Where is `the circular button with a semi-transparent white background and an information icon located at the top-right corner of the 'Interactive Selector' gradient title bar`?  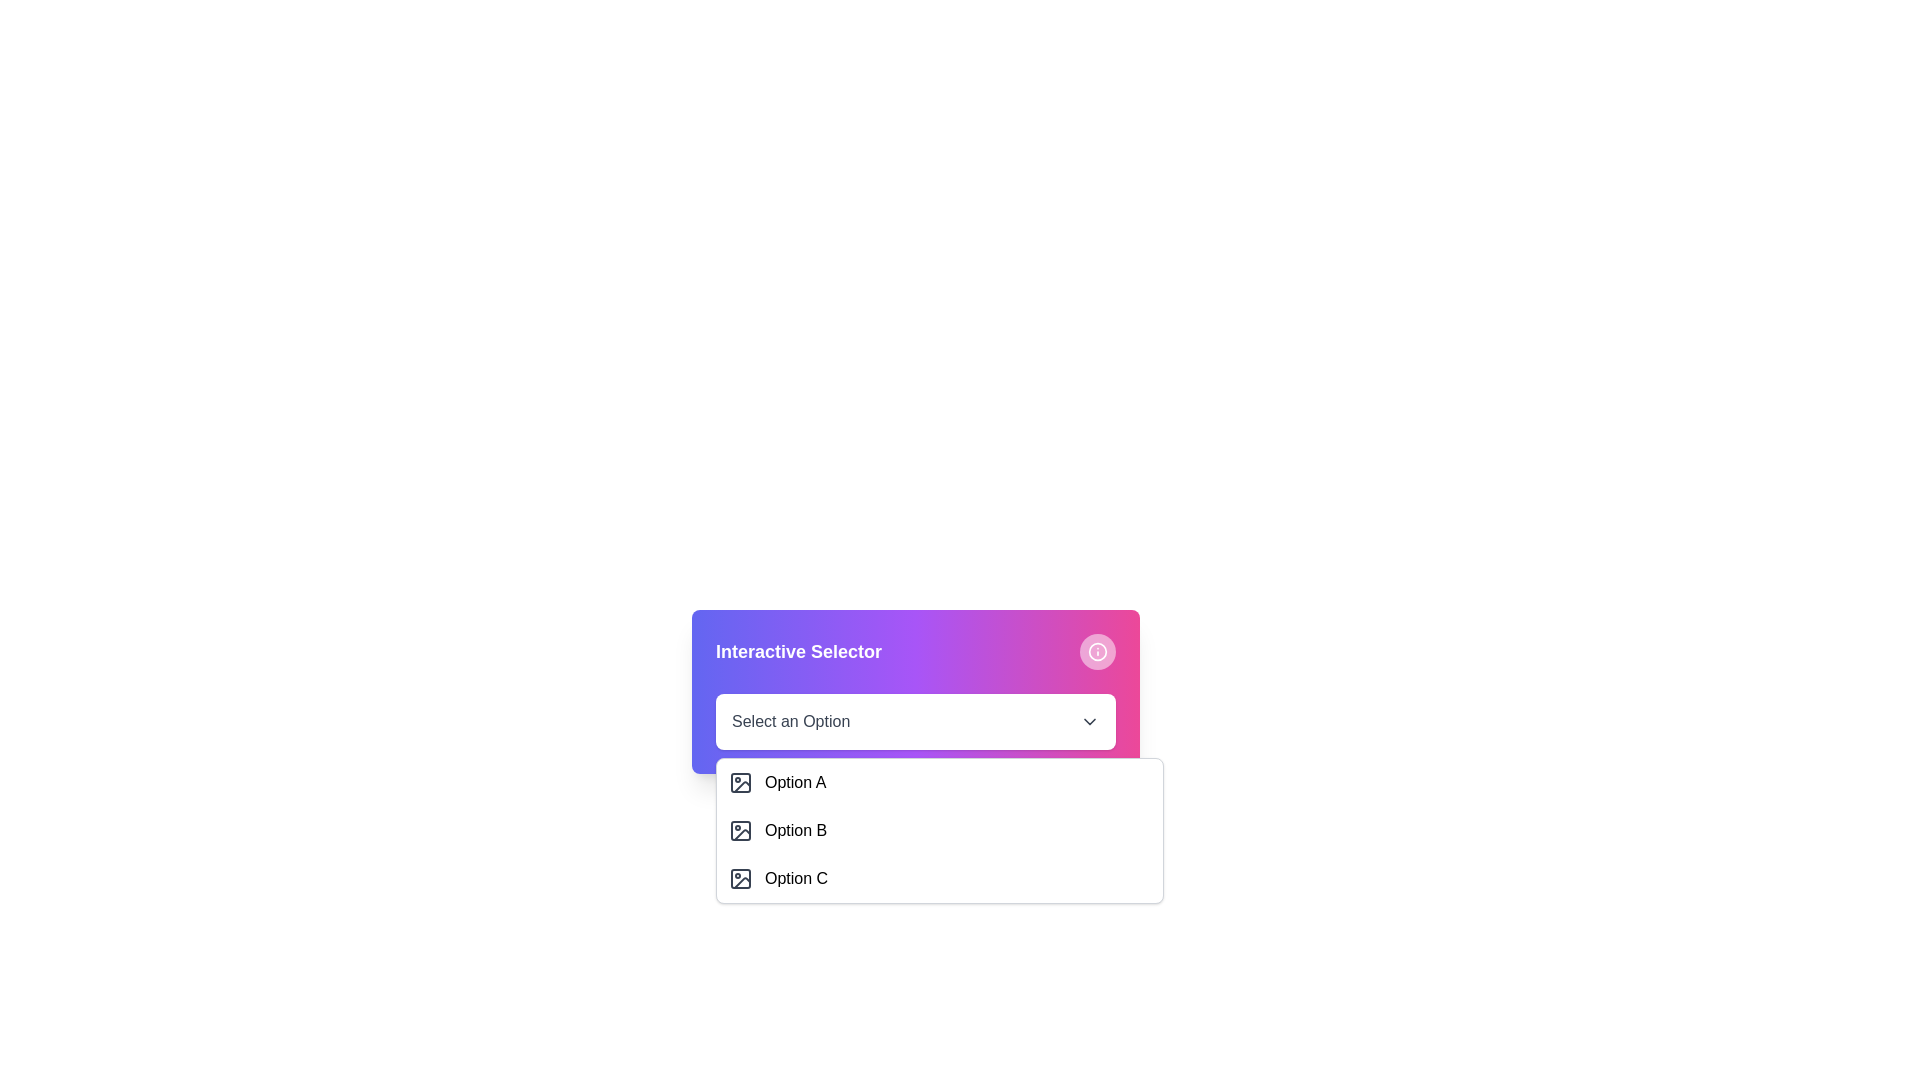
the circular button with a semi-transparent white background and an information icon located at the top-right corner of the 'Interactive Selector' gradient title bar is located at coordinates (1097, 651).